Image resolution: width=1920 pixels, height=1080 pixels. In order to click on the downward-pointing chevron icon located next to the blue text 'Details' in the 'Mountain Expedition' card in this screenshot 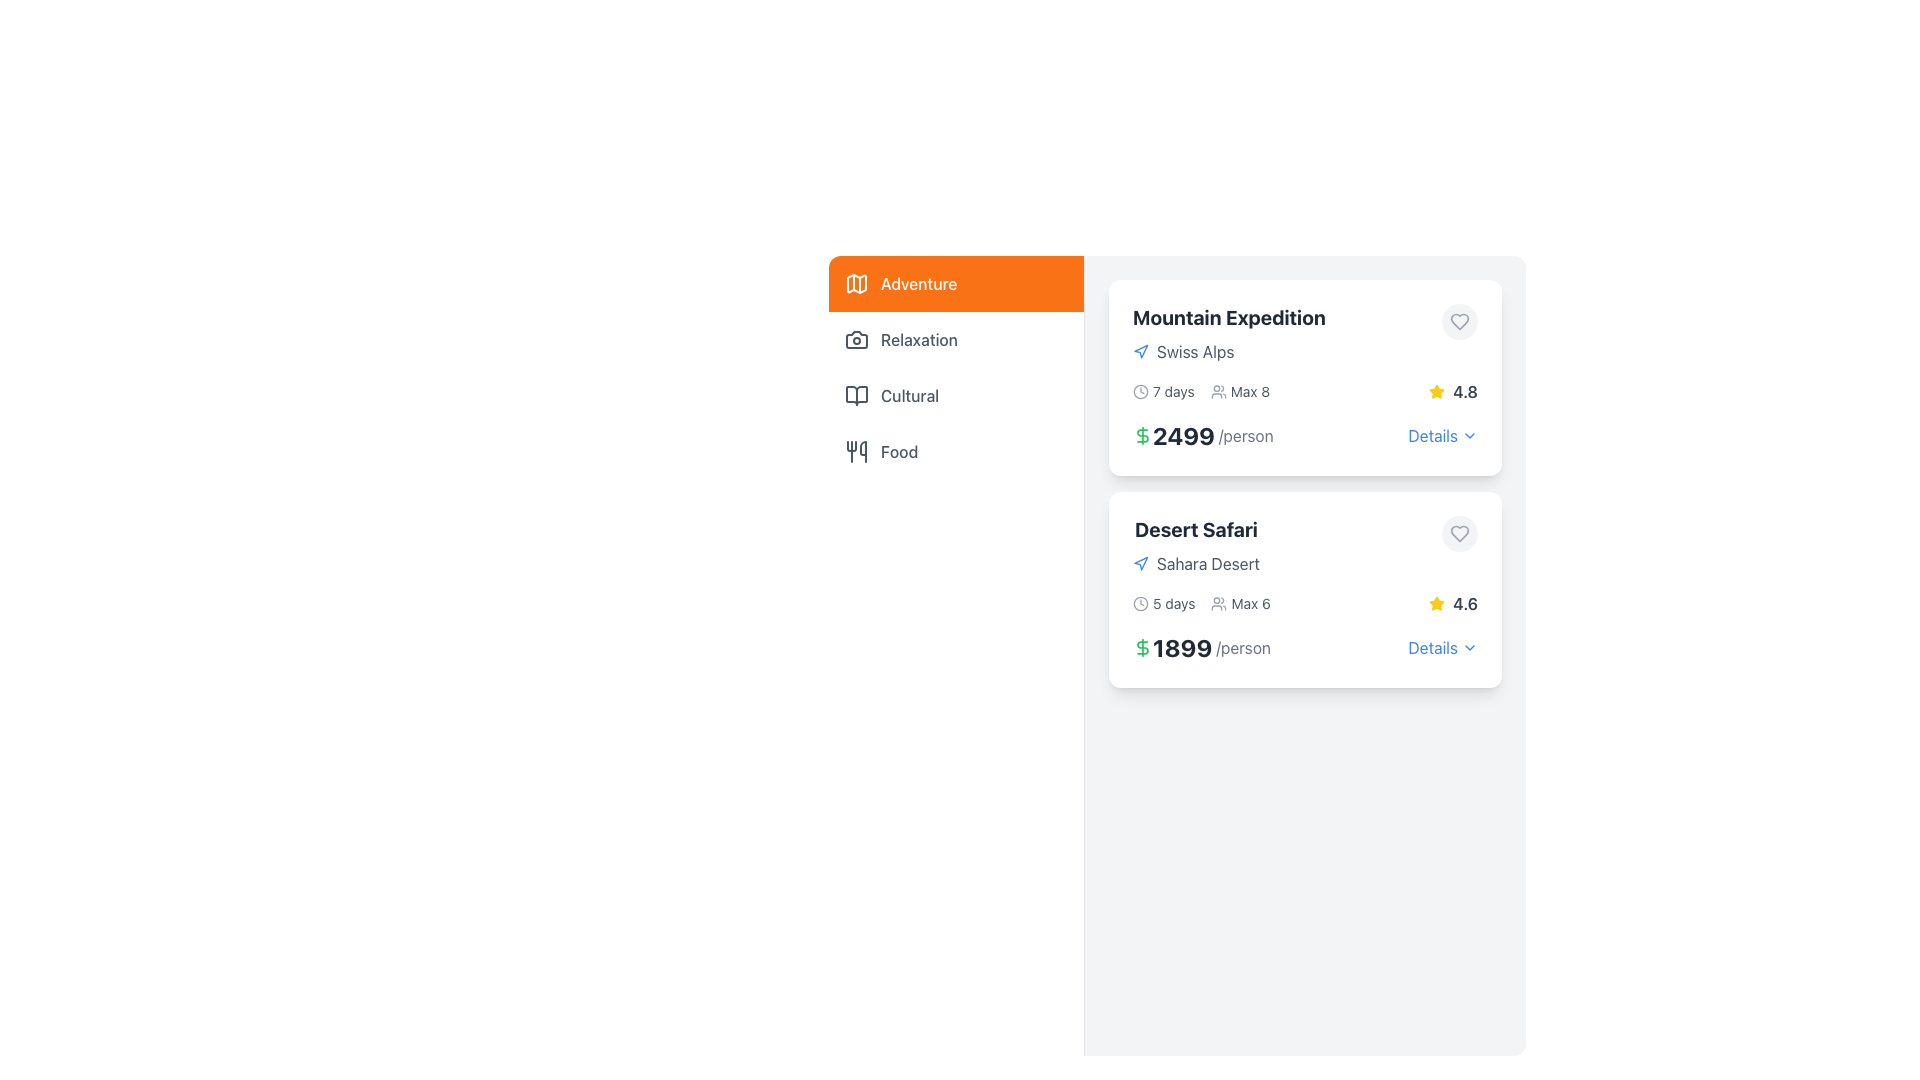, I will do `click(1469, 434)`.